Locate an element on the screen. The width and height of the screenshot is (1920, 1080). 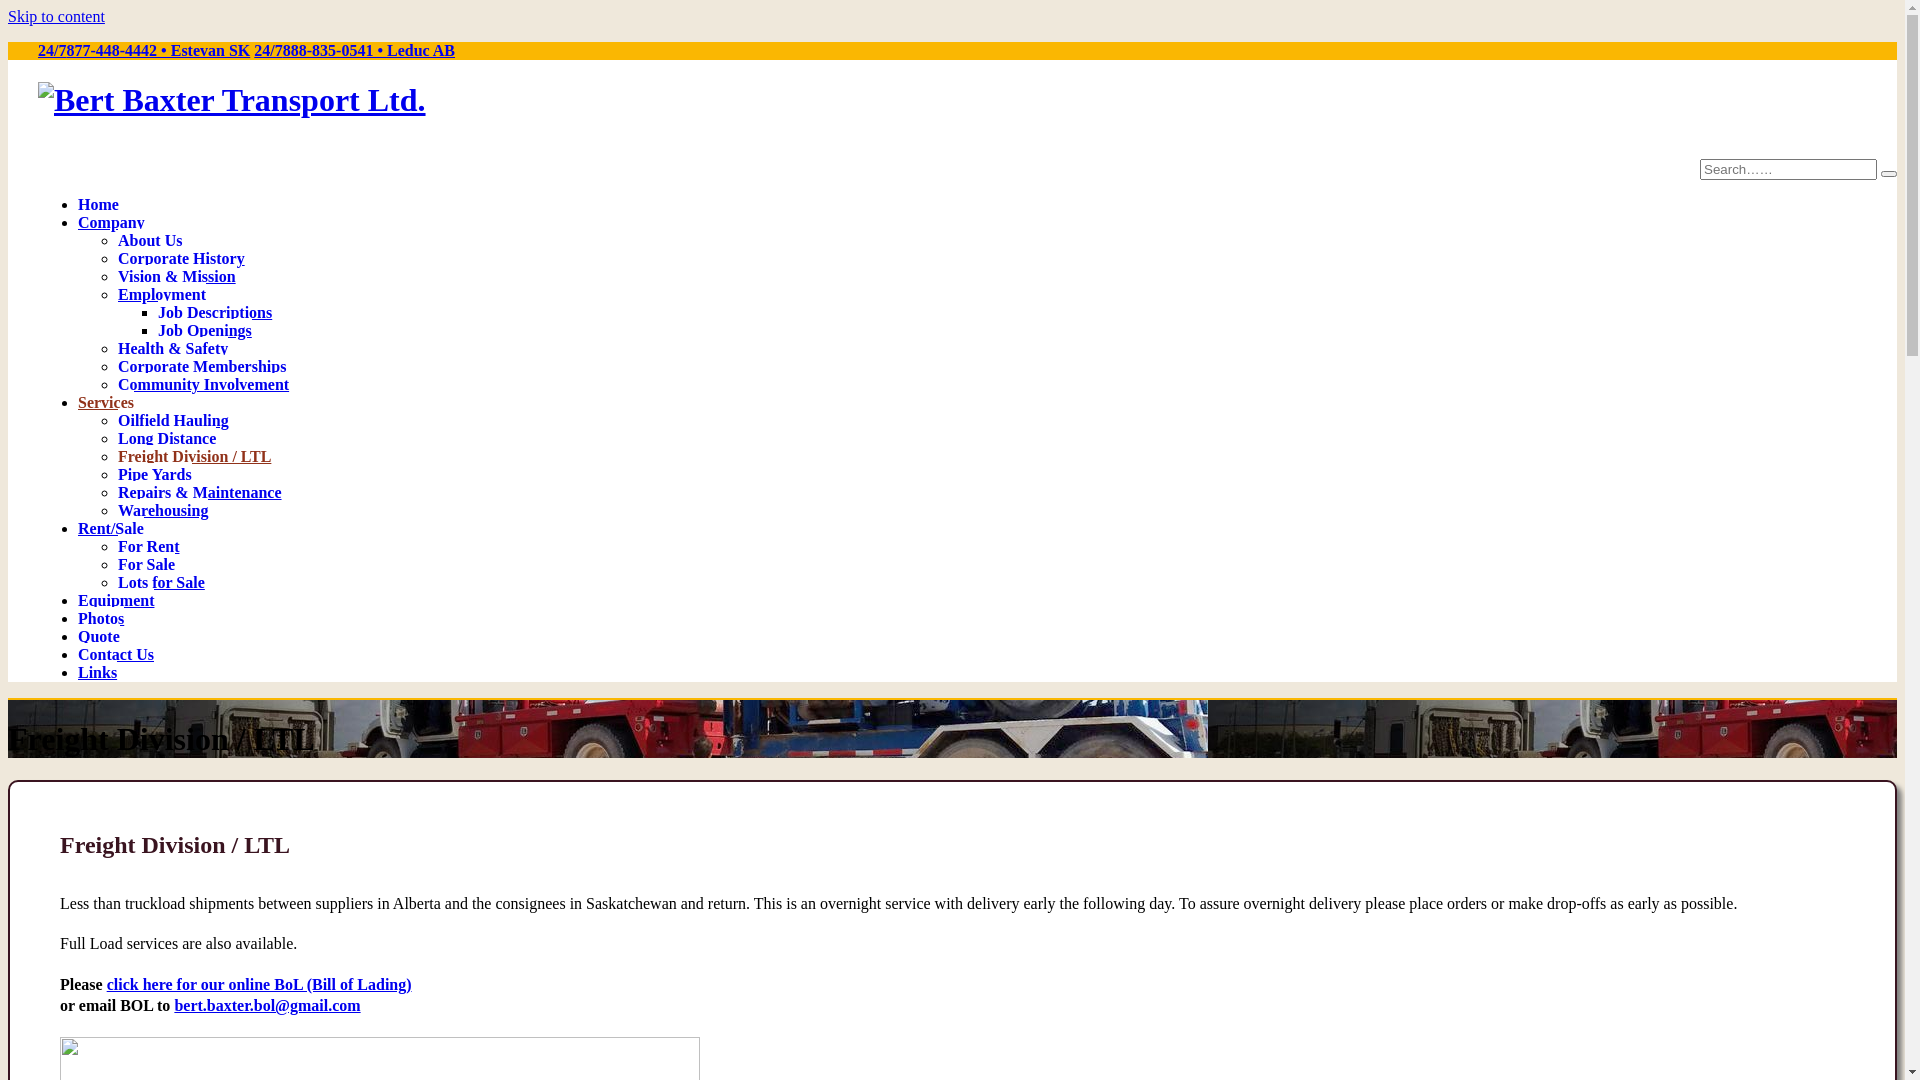
'About Us' is located at coordinates (148, 238).